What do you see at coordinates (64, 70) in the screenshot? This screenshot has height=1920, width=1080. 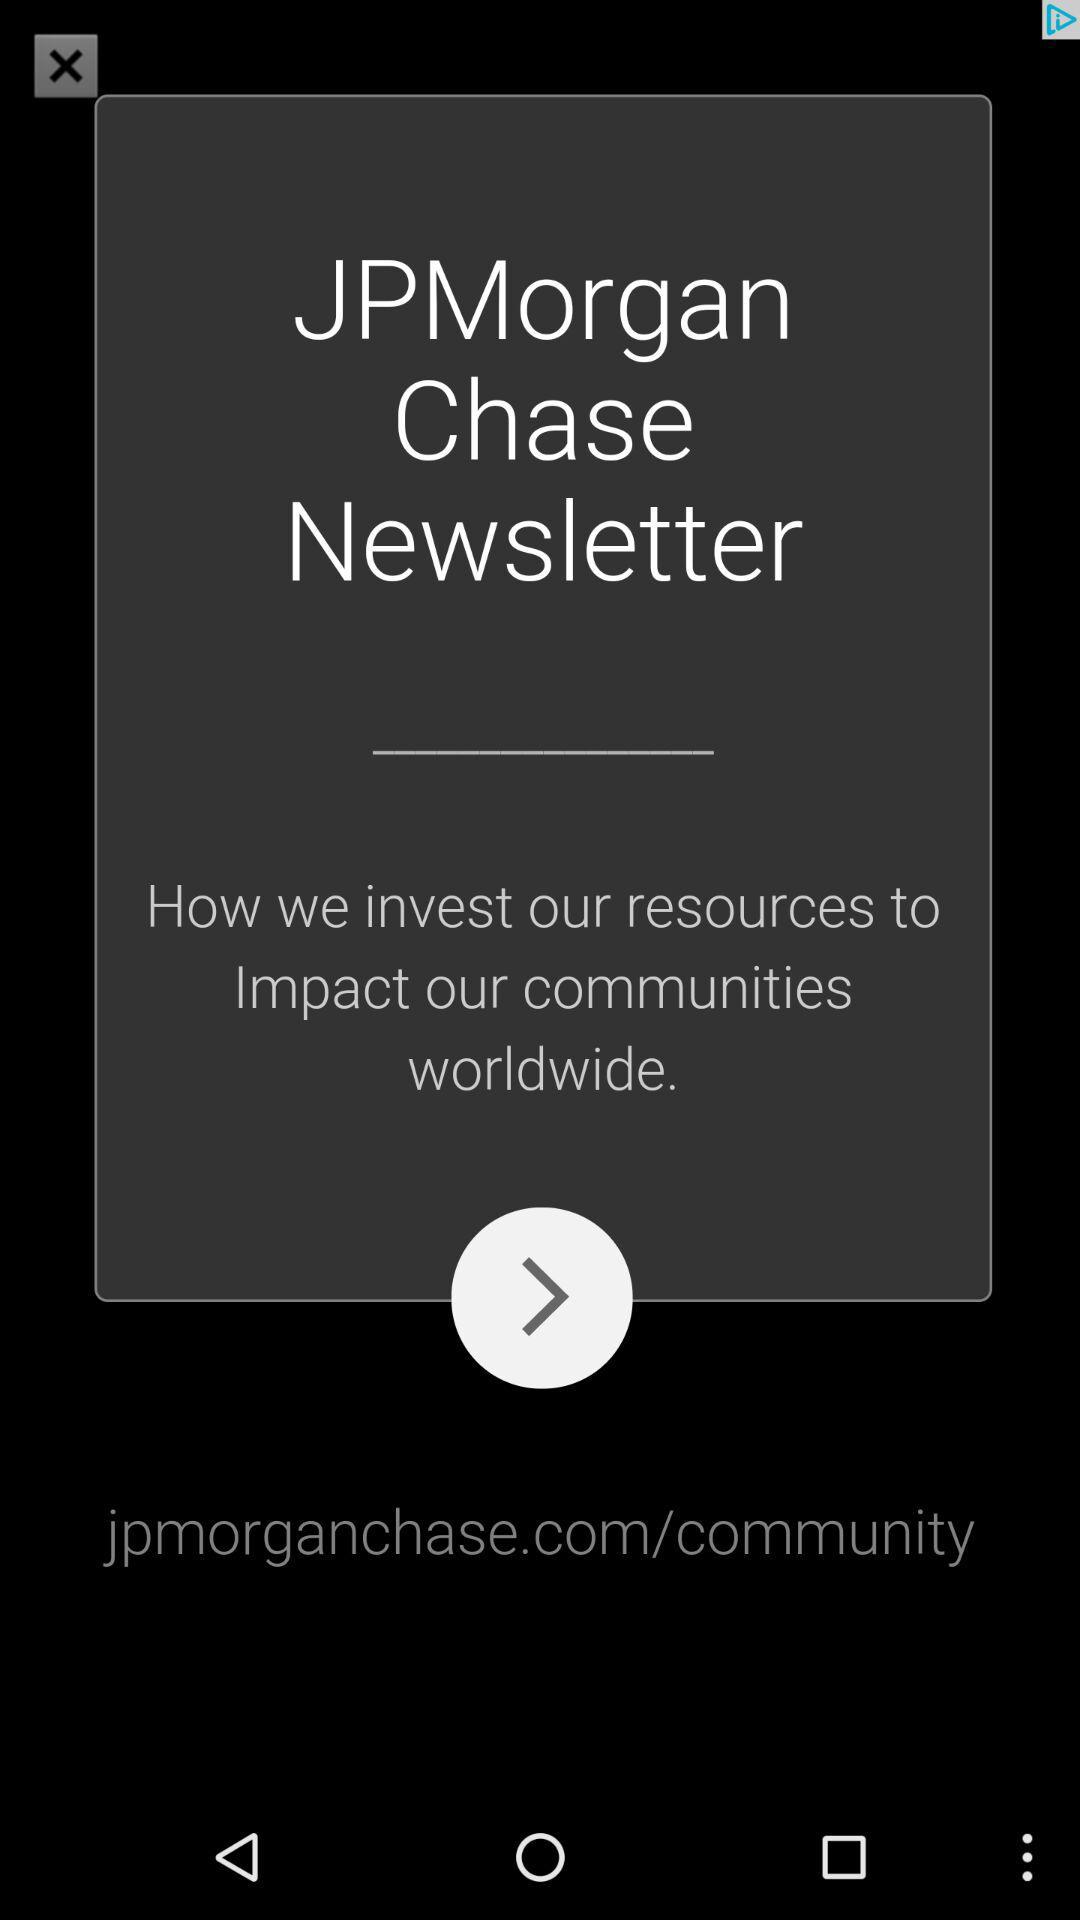 I see `the close icon` at bounding box center [64, 70].